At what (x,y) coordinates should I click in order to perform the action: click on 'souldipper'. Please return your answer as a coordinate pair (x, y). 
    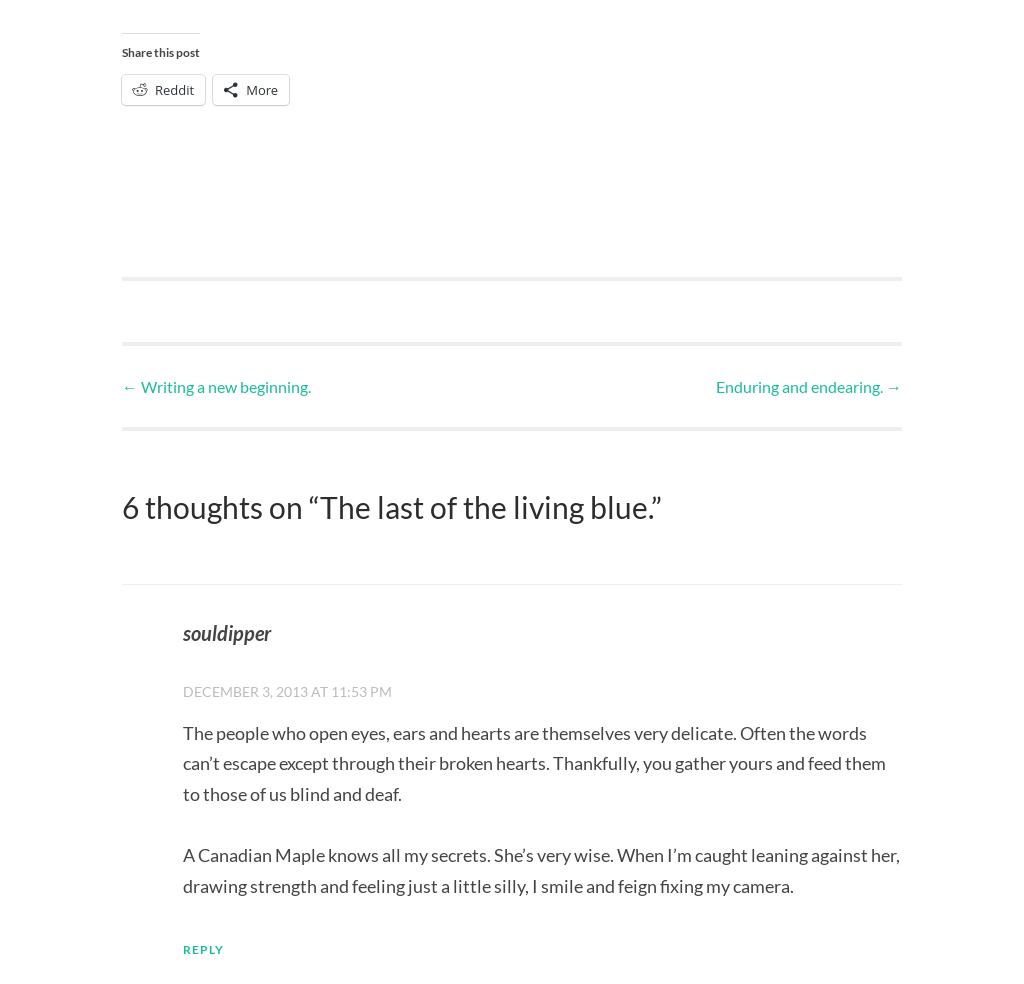
    Looking at the image, I should click on (182, 632).